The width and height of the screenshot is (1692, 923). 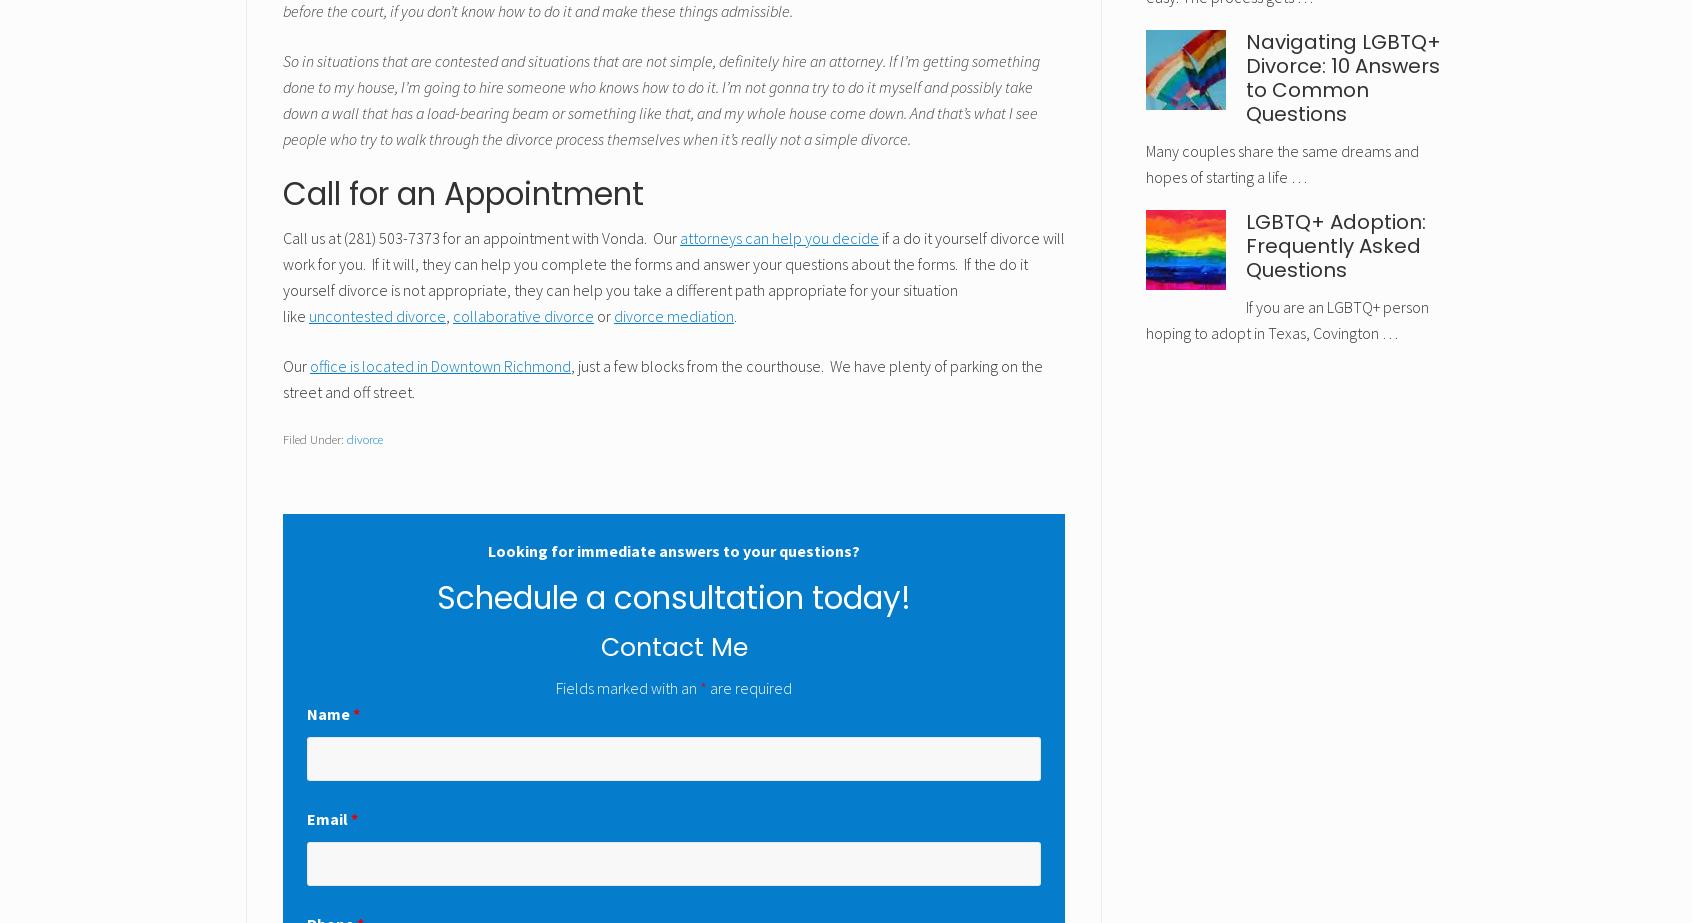 I want to click on 'Many couples share the same dreams and hopes of starting a life  …', so click(x=1144, y=163).